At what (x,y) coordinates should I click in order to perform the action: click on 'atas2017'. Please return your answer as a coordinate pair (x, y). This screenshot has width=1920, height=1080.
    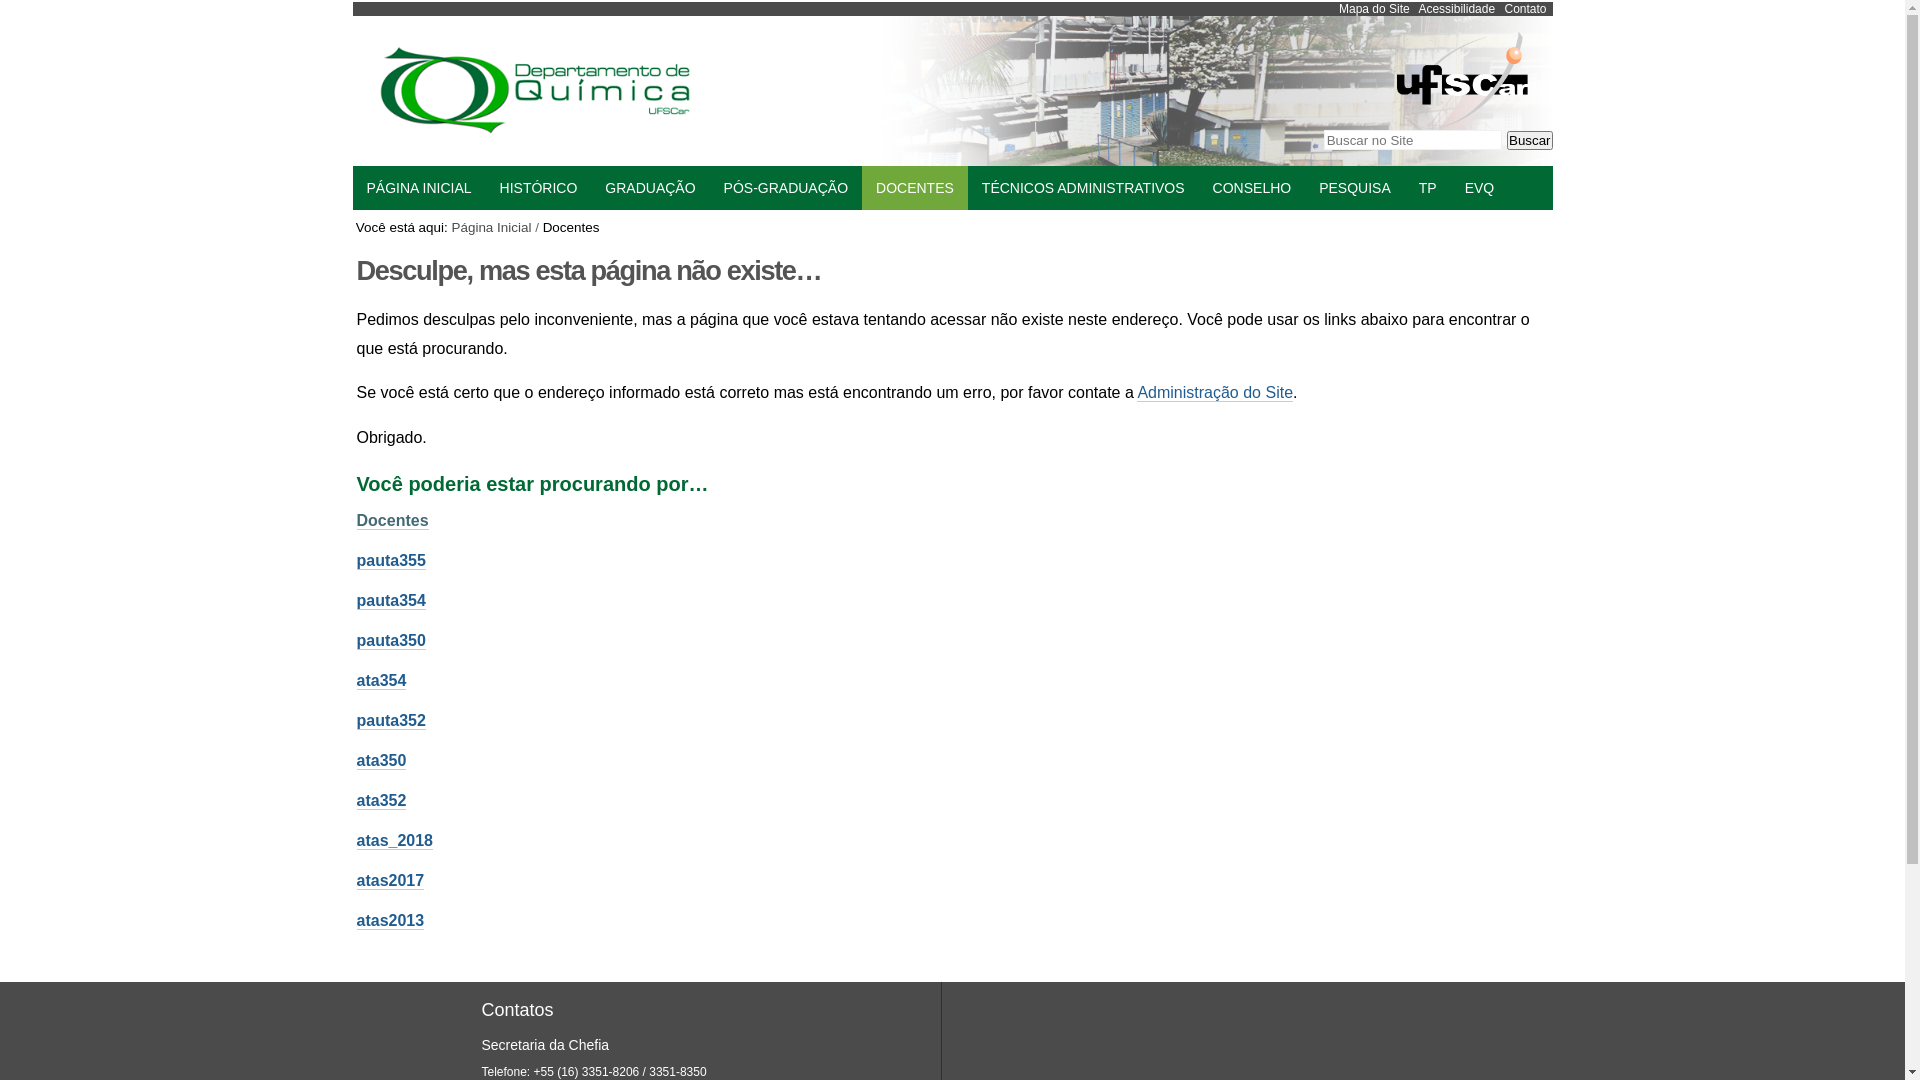
    Looking at the image, I should click on (389, 879).